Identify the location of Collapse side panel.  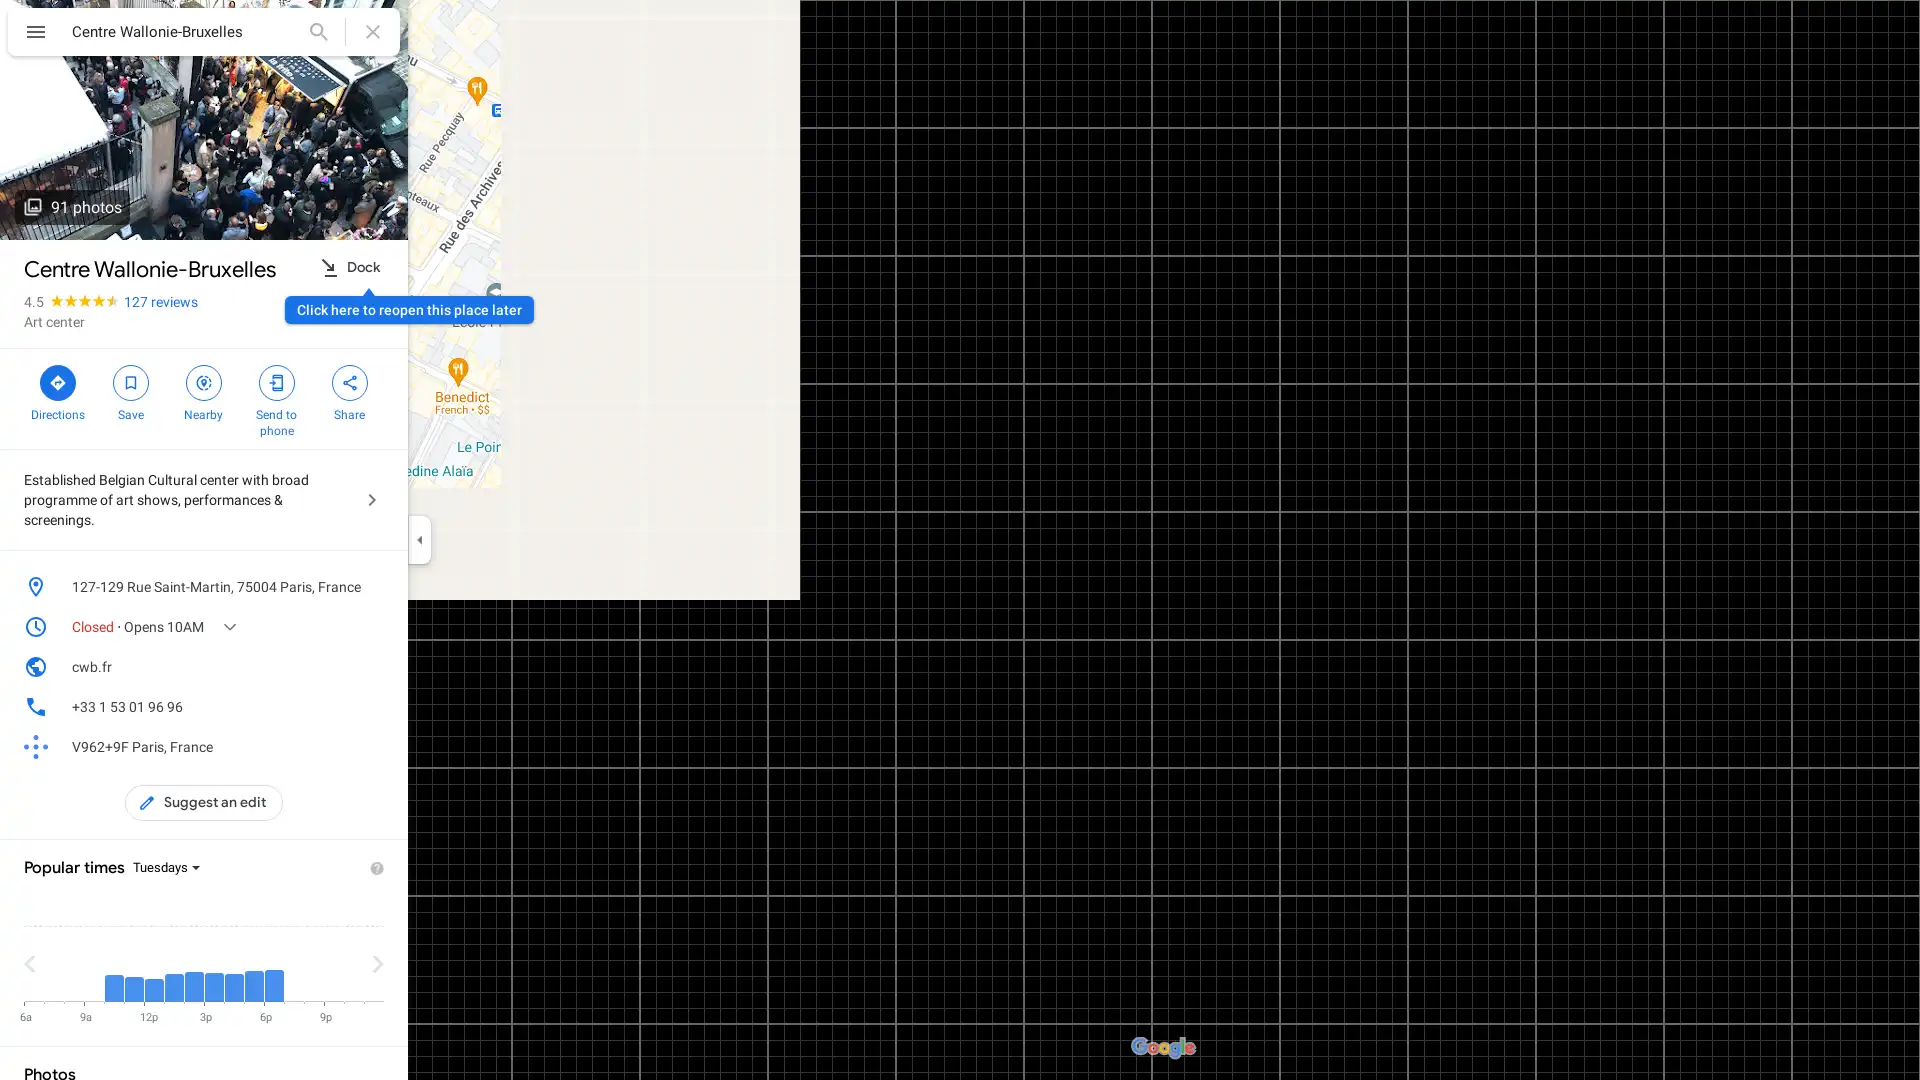
(418, 540).